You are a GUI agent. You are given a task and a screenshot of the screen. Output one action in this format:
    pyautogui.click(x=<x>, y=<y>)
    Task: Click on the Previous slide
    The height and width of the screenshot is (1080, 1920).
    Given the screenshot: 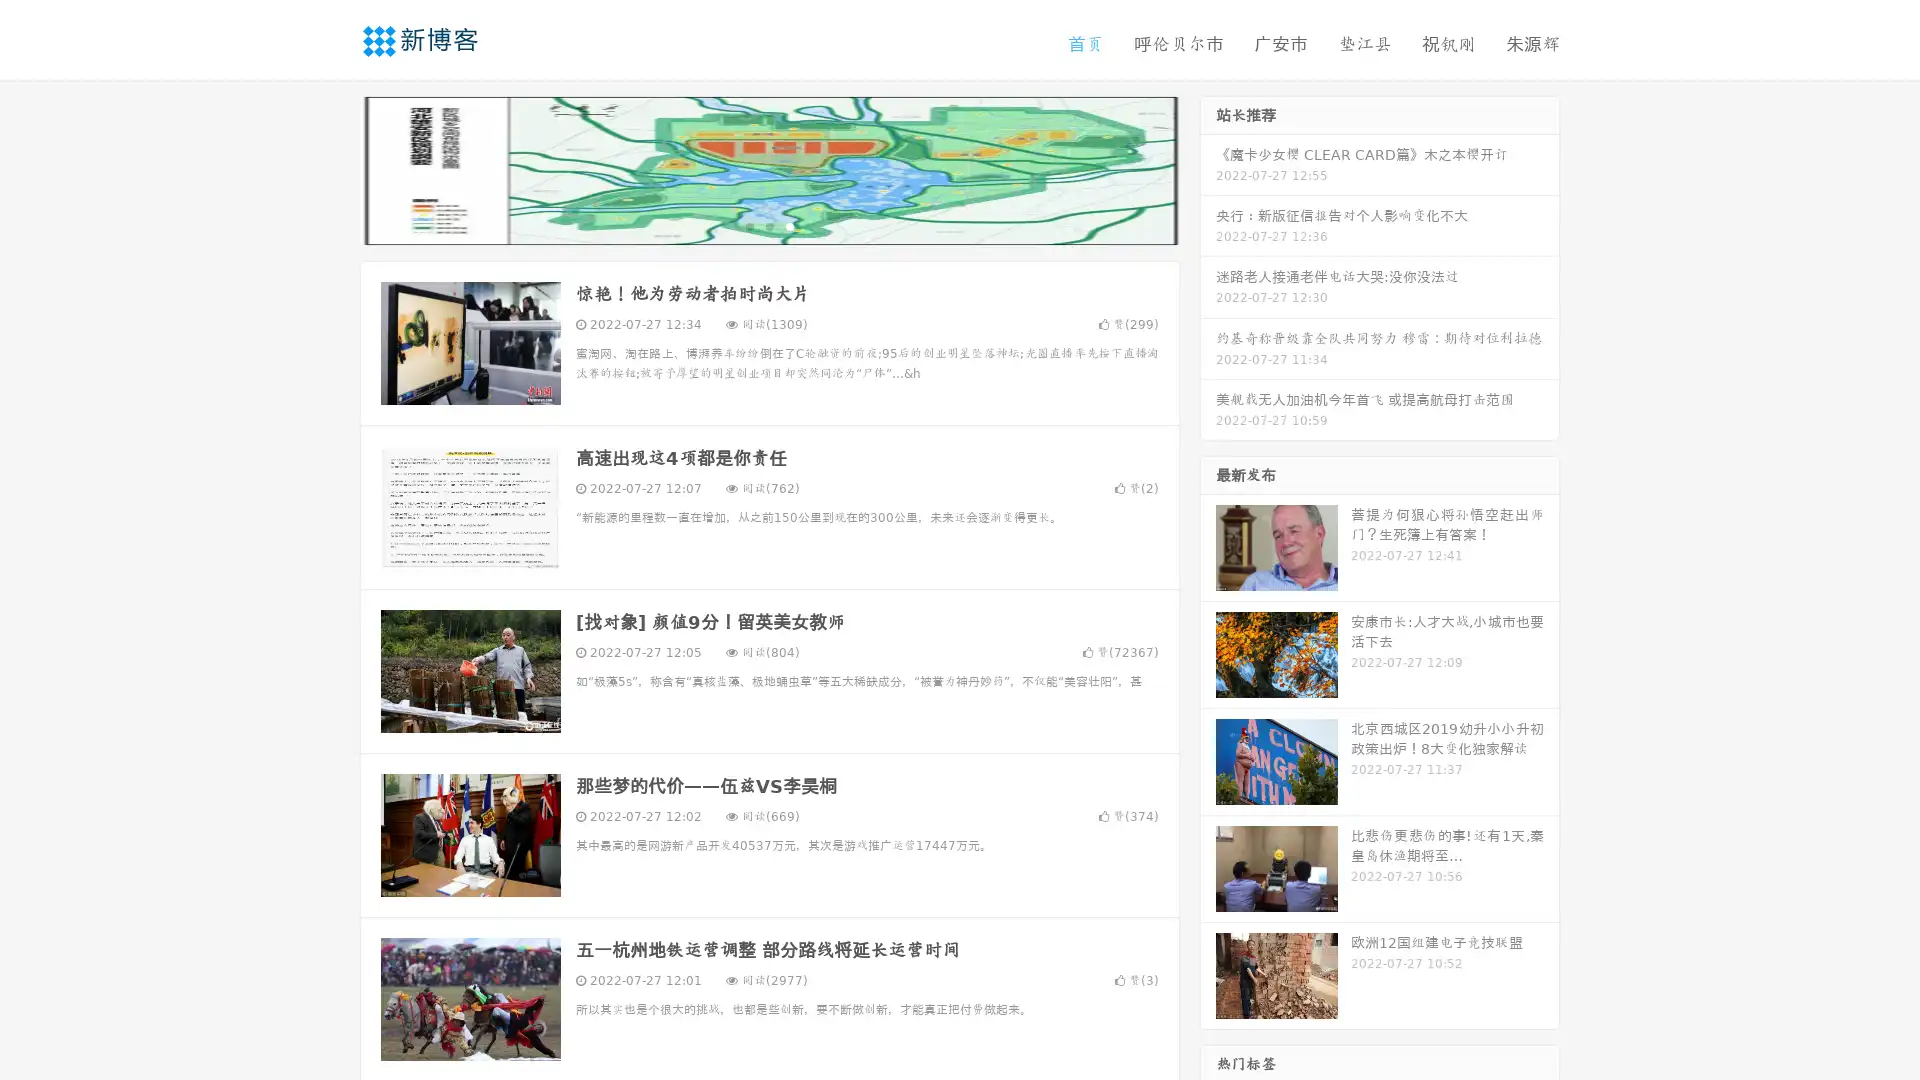 What is the action you would take?
    pyautogui.click(x=330, y=168)
    